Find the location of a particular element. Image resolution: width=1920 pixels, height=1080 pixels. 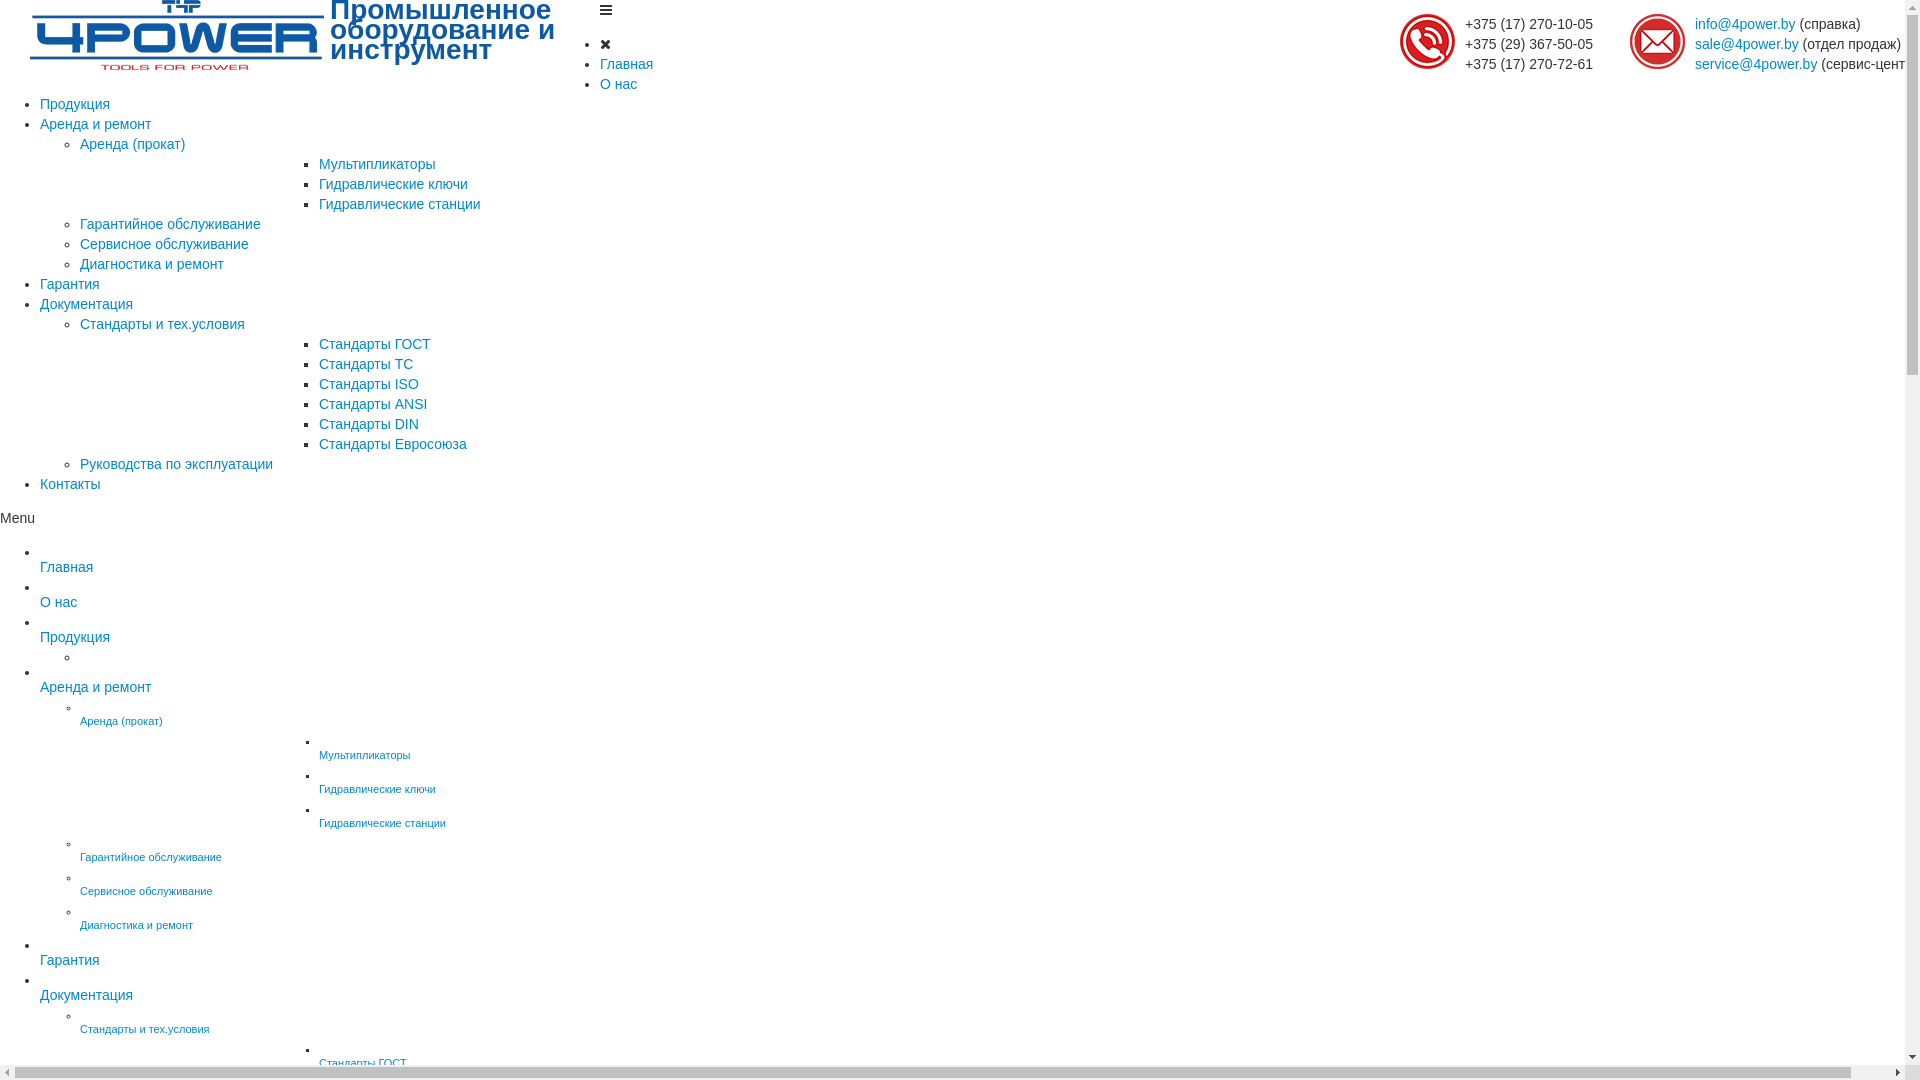

'service@4power.by' is located at coordinates (1755, 63).